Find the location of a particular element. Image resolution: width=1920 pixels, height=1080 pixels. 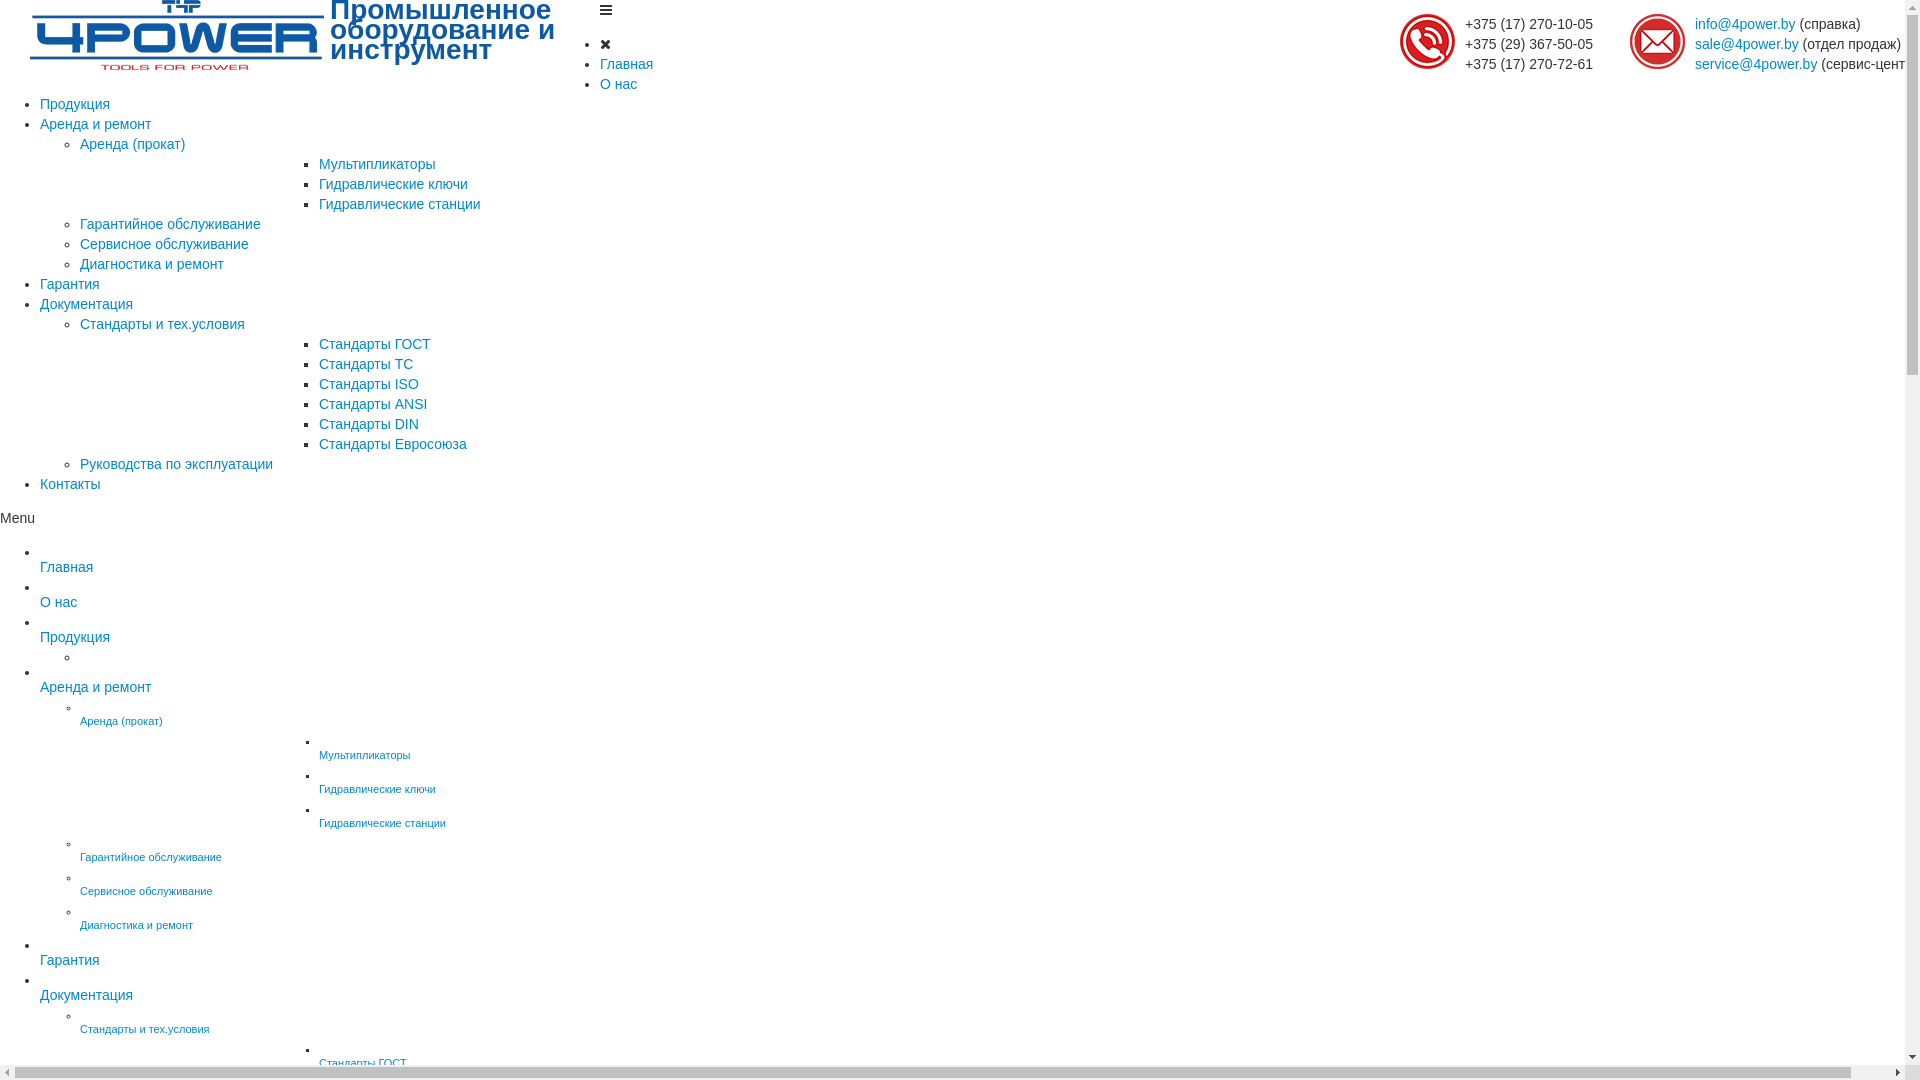

'service@4power.by' is located at coordinates (1755, 63).